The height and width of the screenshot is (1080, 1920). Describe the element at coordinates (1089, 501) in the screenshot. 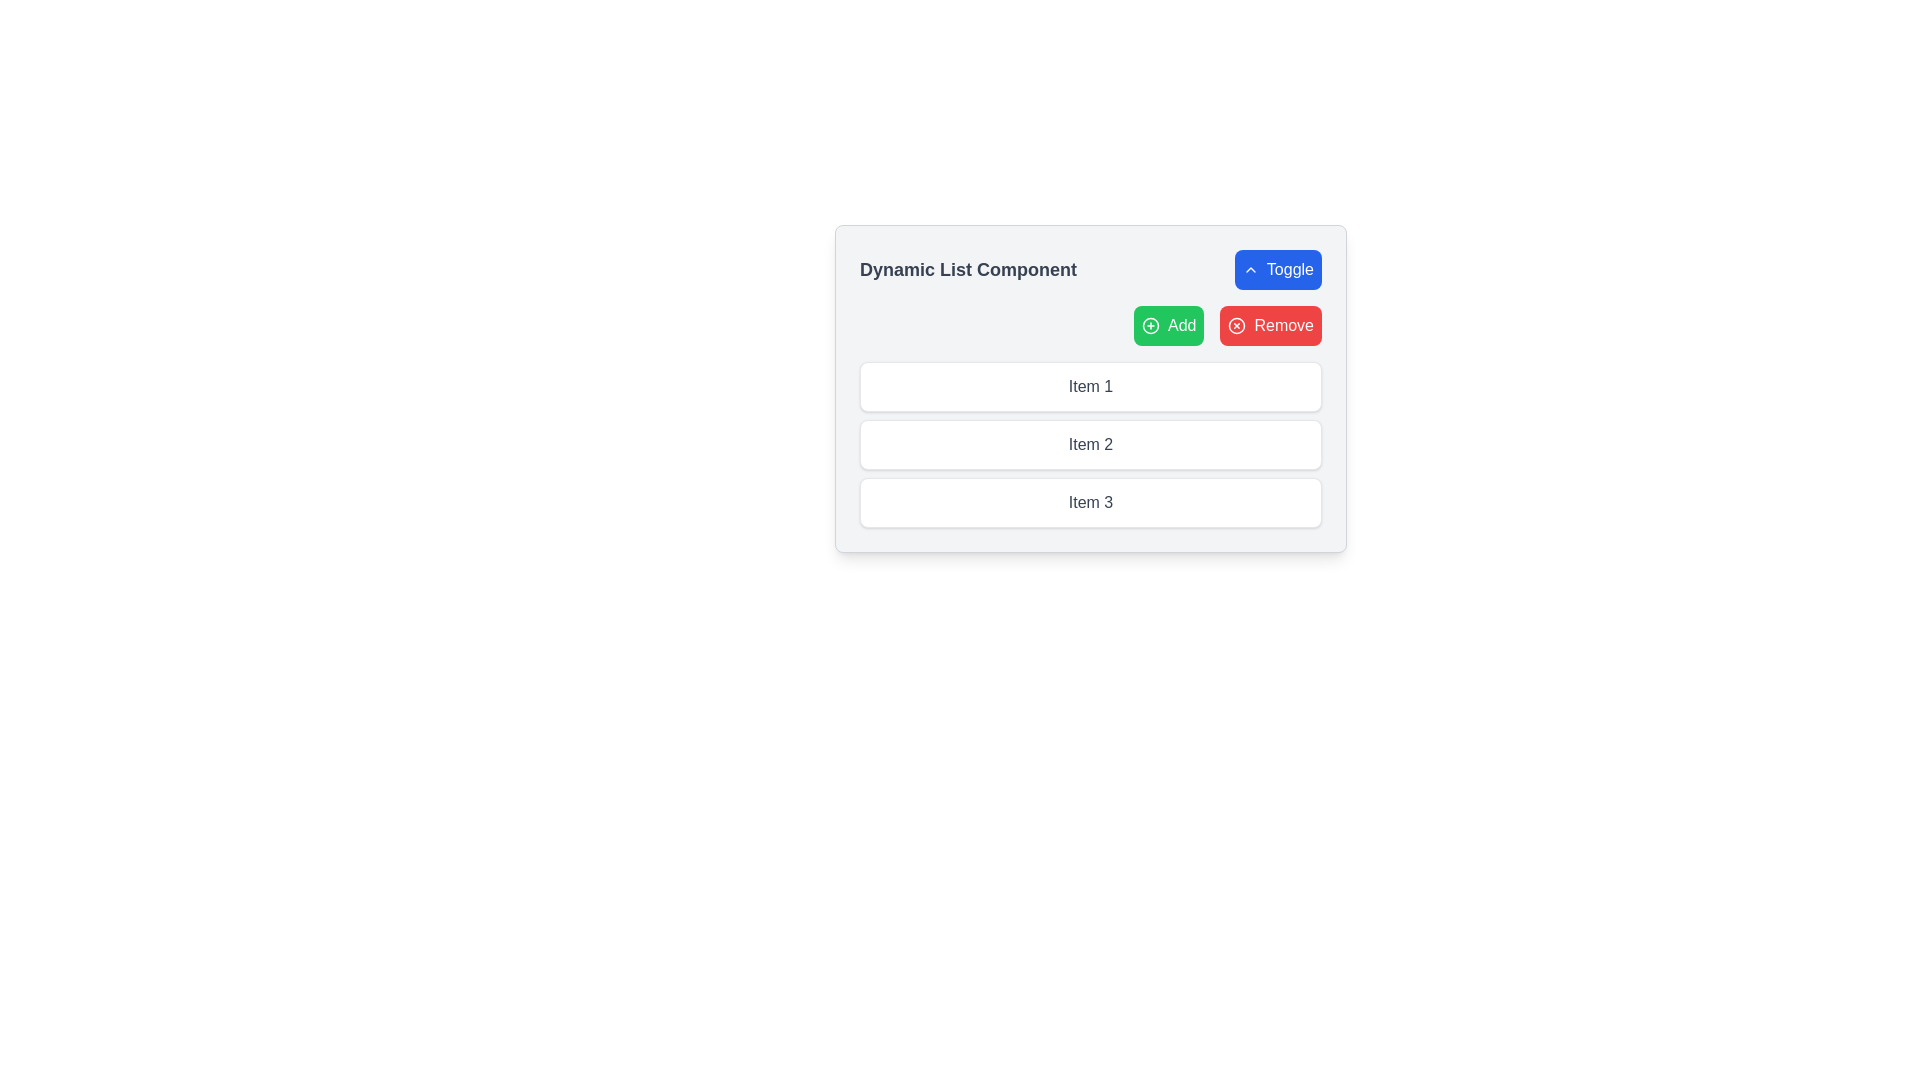

I see `the third item in the list within the 'Dynamic List Component' card, which is a static display component and does not have interactive capabilities` at that location.